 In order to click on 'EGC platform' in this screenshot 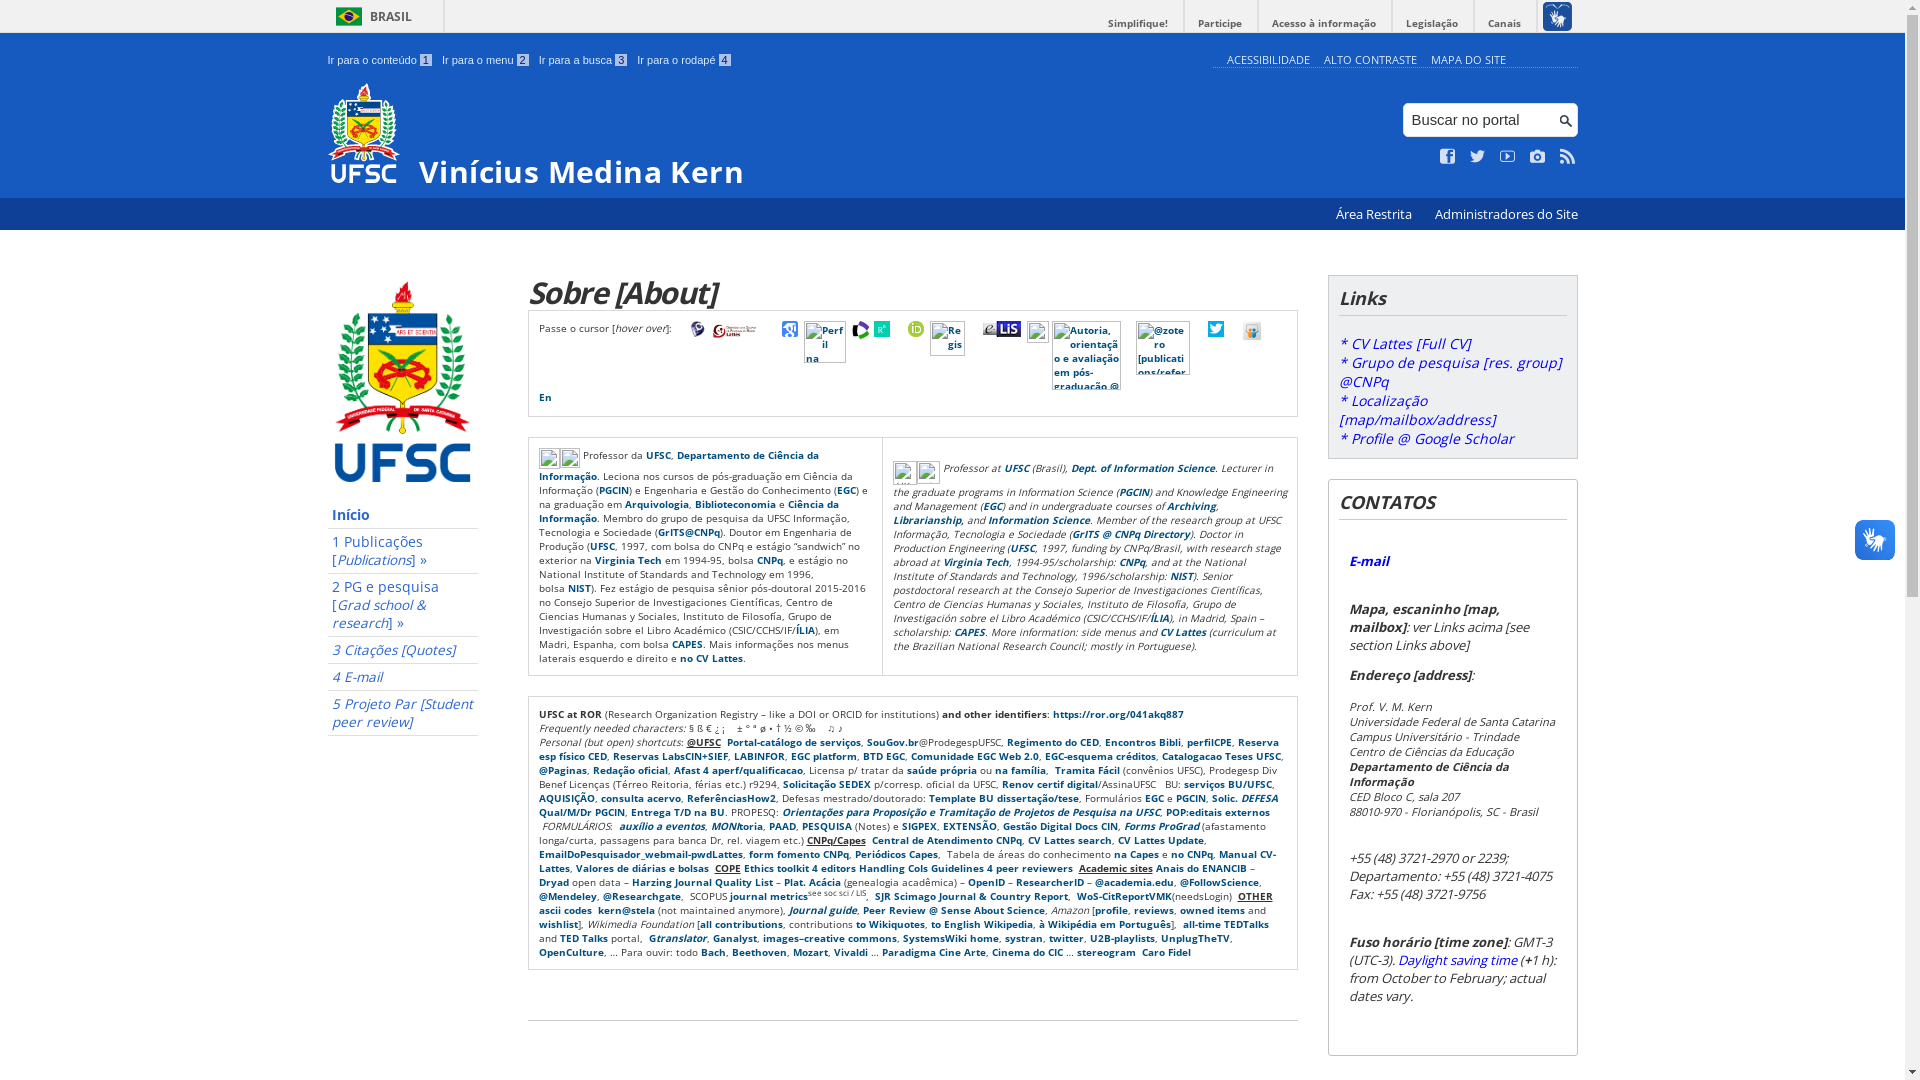, I will do `click(789, 756)`.